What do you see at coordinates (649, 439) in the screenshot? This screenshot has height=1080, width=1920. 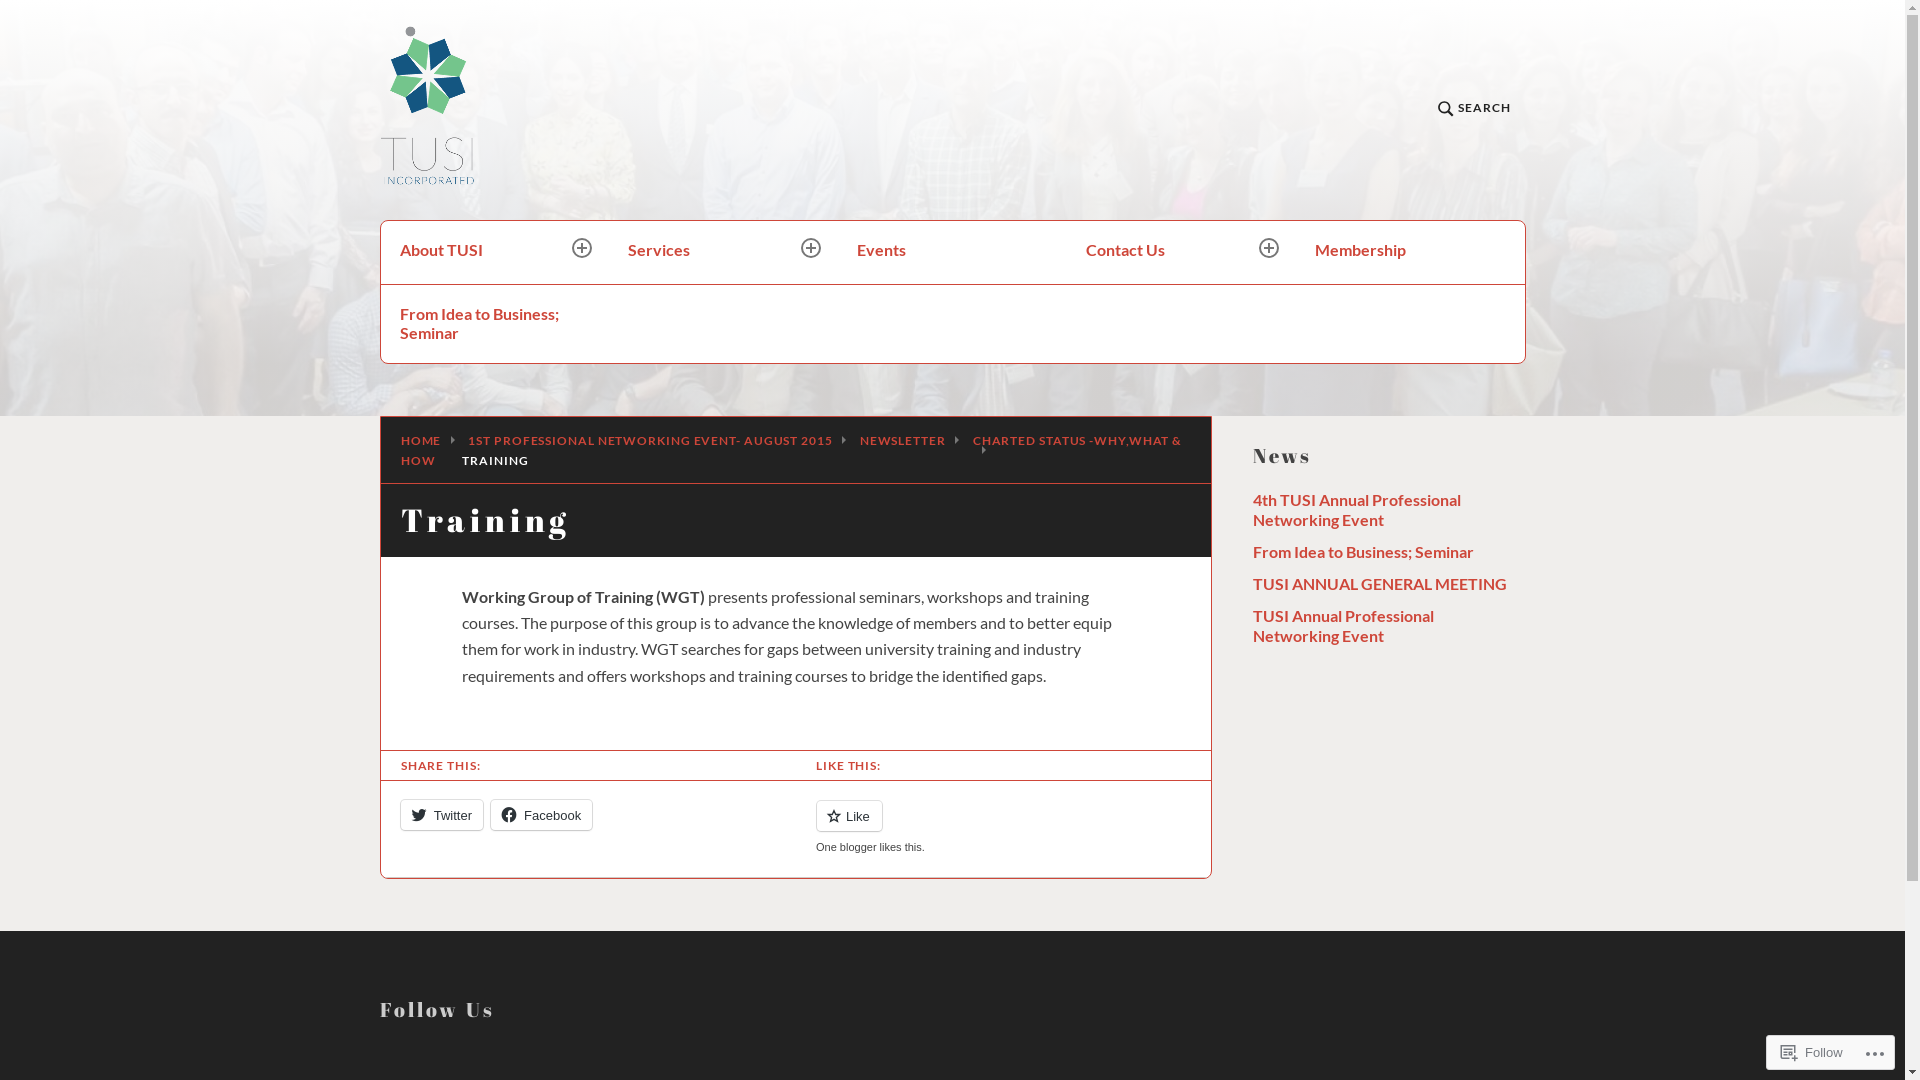 I see `'1ST PROFESSIONAL NETWORKING EVENT- AUGUST 2015'` at bounding box center [649, 439].